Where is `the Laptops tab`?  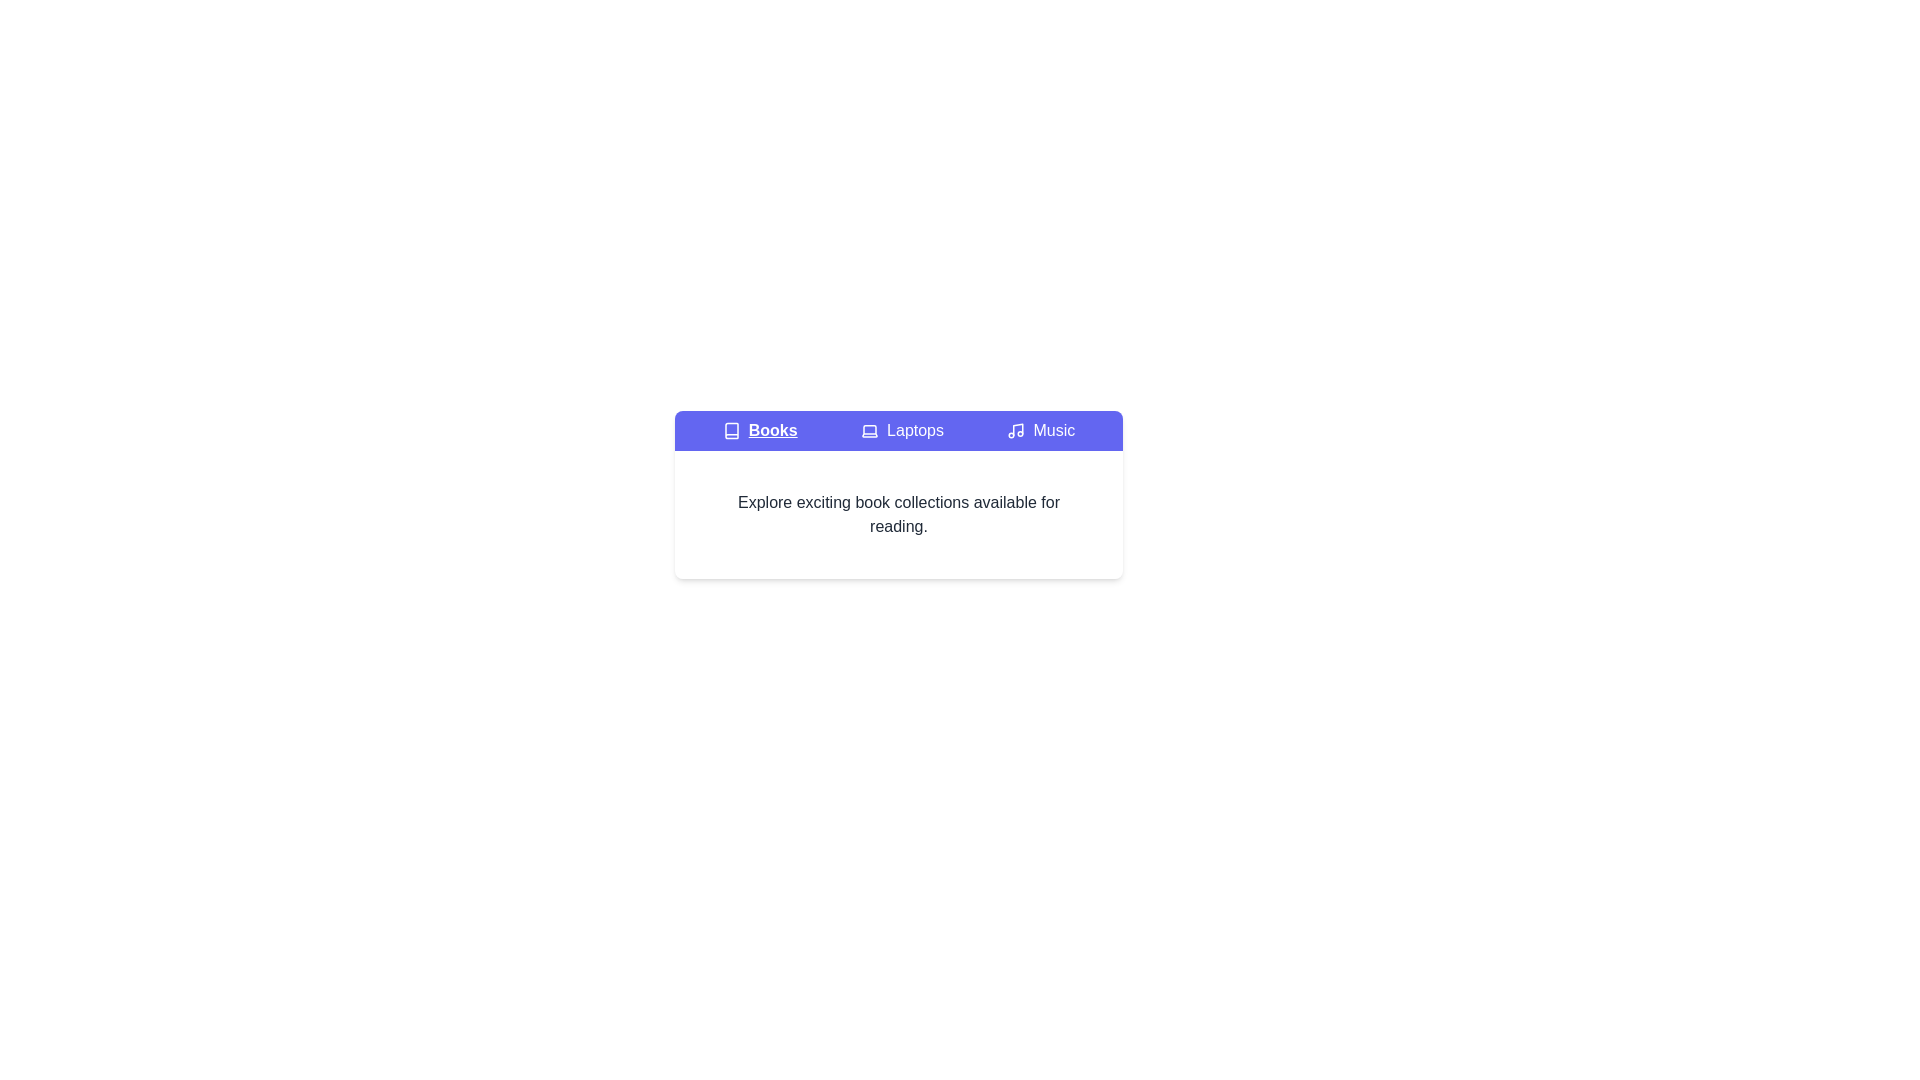 the Laptops tab is located at coordinates (901, 430).